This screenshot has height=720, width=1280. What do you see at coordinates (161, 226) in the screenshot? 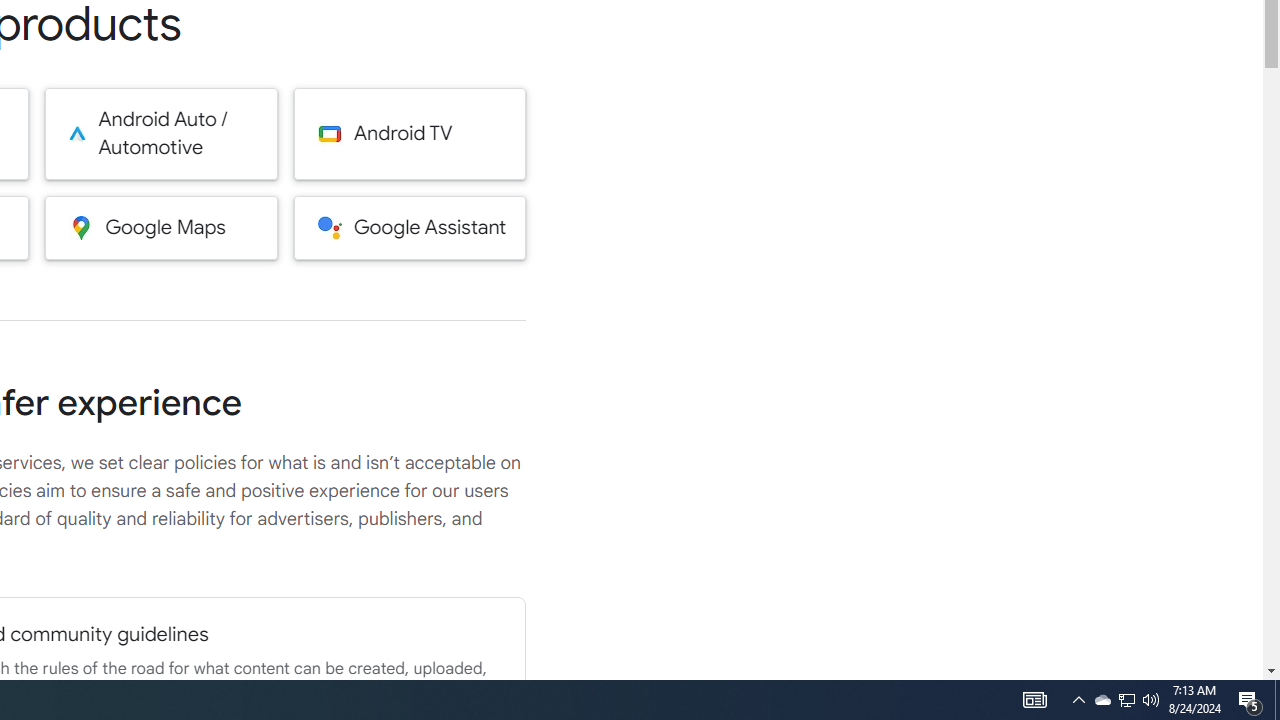
I see `'Google Maps'` at bounding box center [161, 226].